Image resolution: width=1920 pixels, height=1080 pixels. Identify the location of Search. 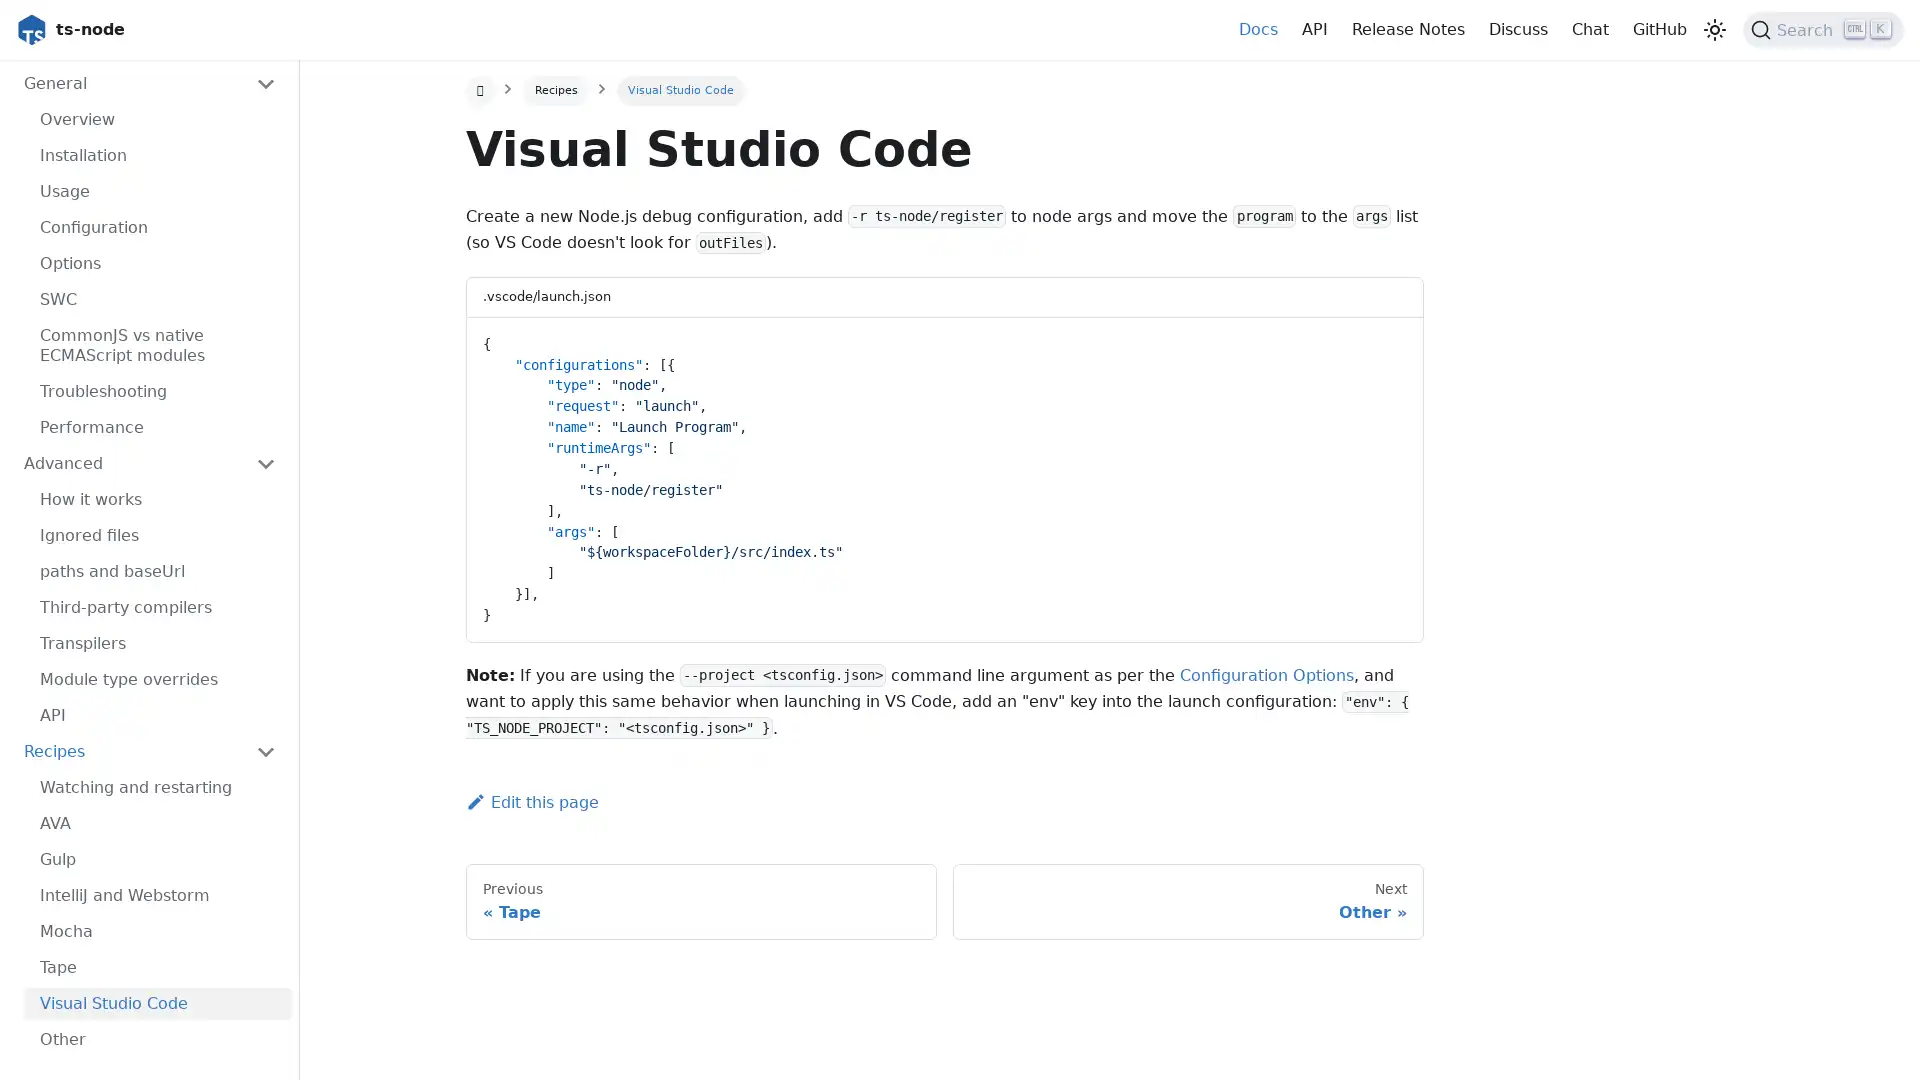
(1823, 30).